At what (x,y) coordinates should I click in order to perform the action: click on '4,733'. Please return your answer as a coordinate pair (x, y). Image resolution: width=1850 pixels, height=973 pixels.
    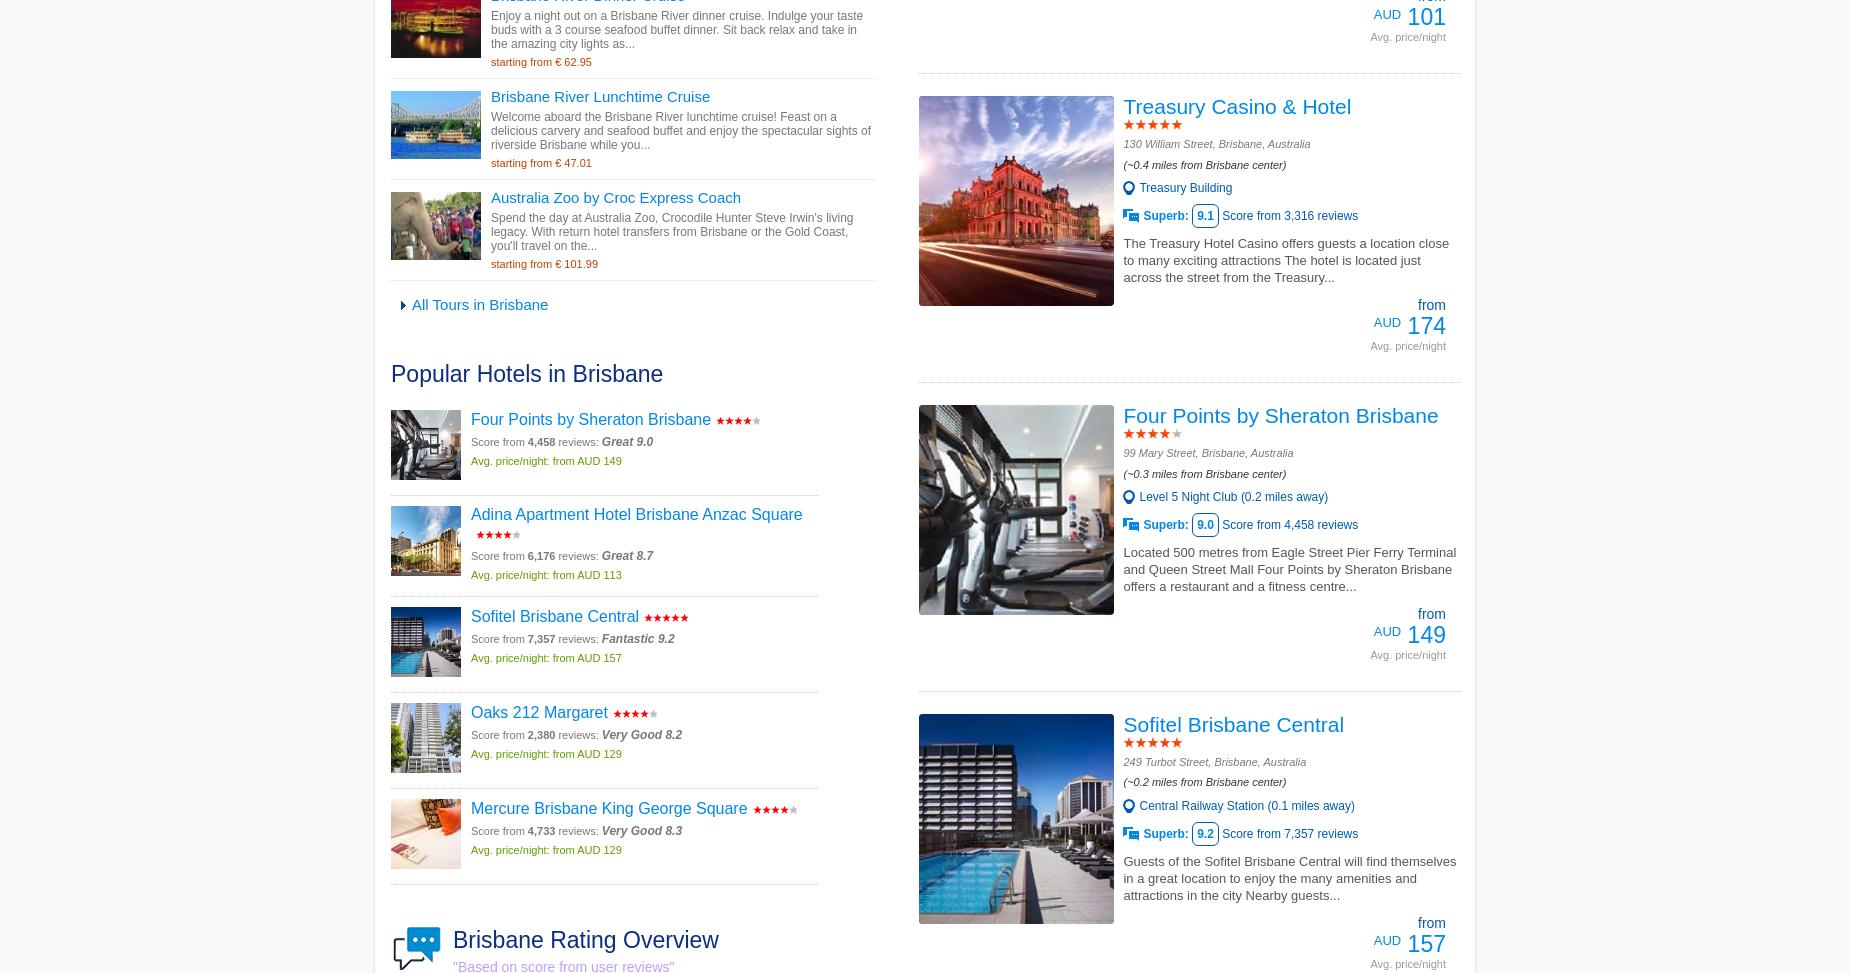
    Looking at the image, I should click on (540, 828).